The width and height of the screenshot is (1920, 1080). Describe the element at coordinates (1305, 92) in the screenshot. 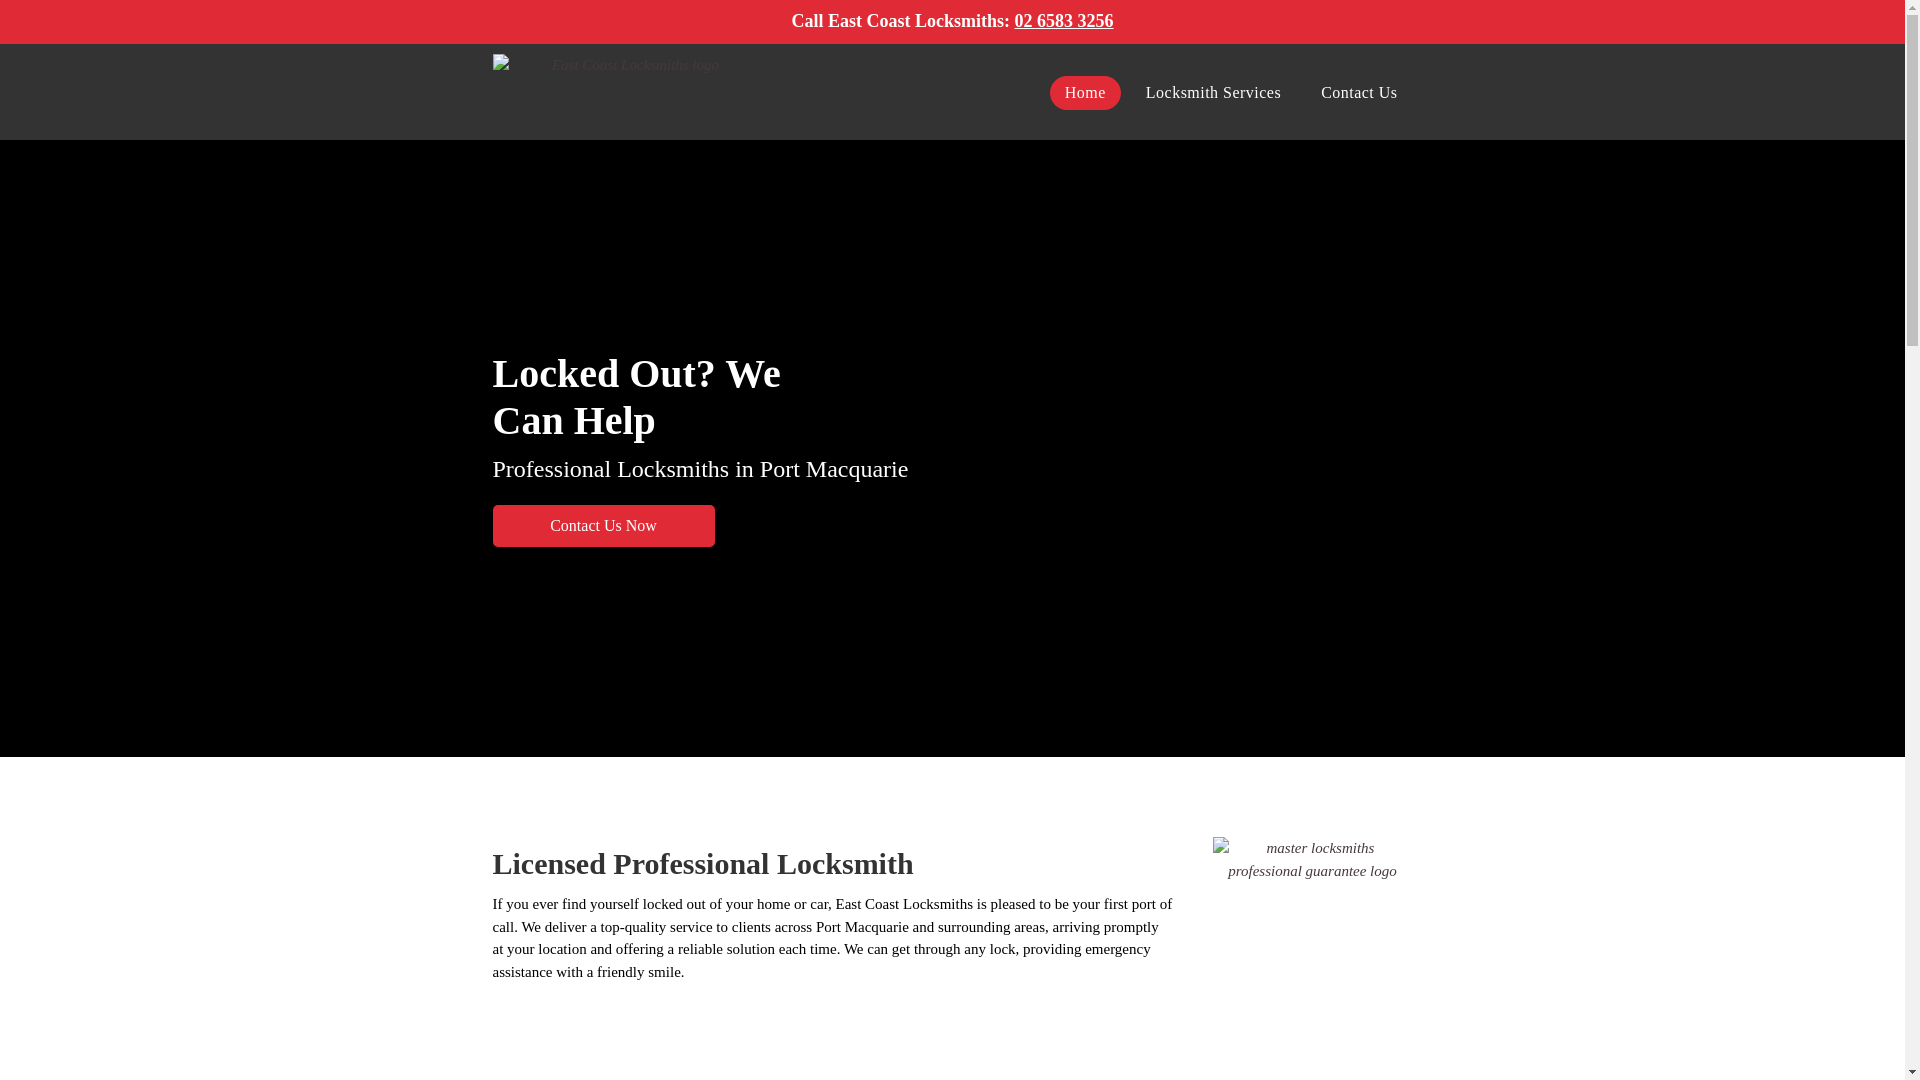

I see `'Contact Us'` at that location.